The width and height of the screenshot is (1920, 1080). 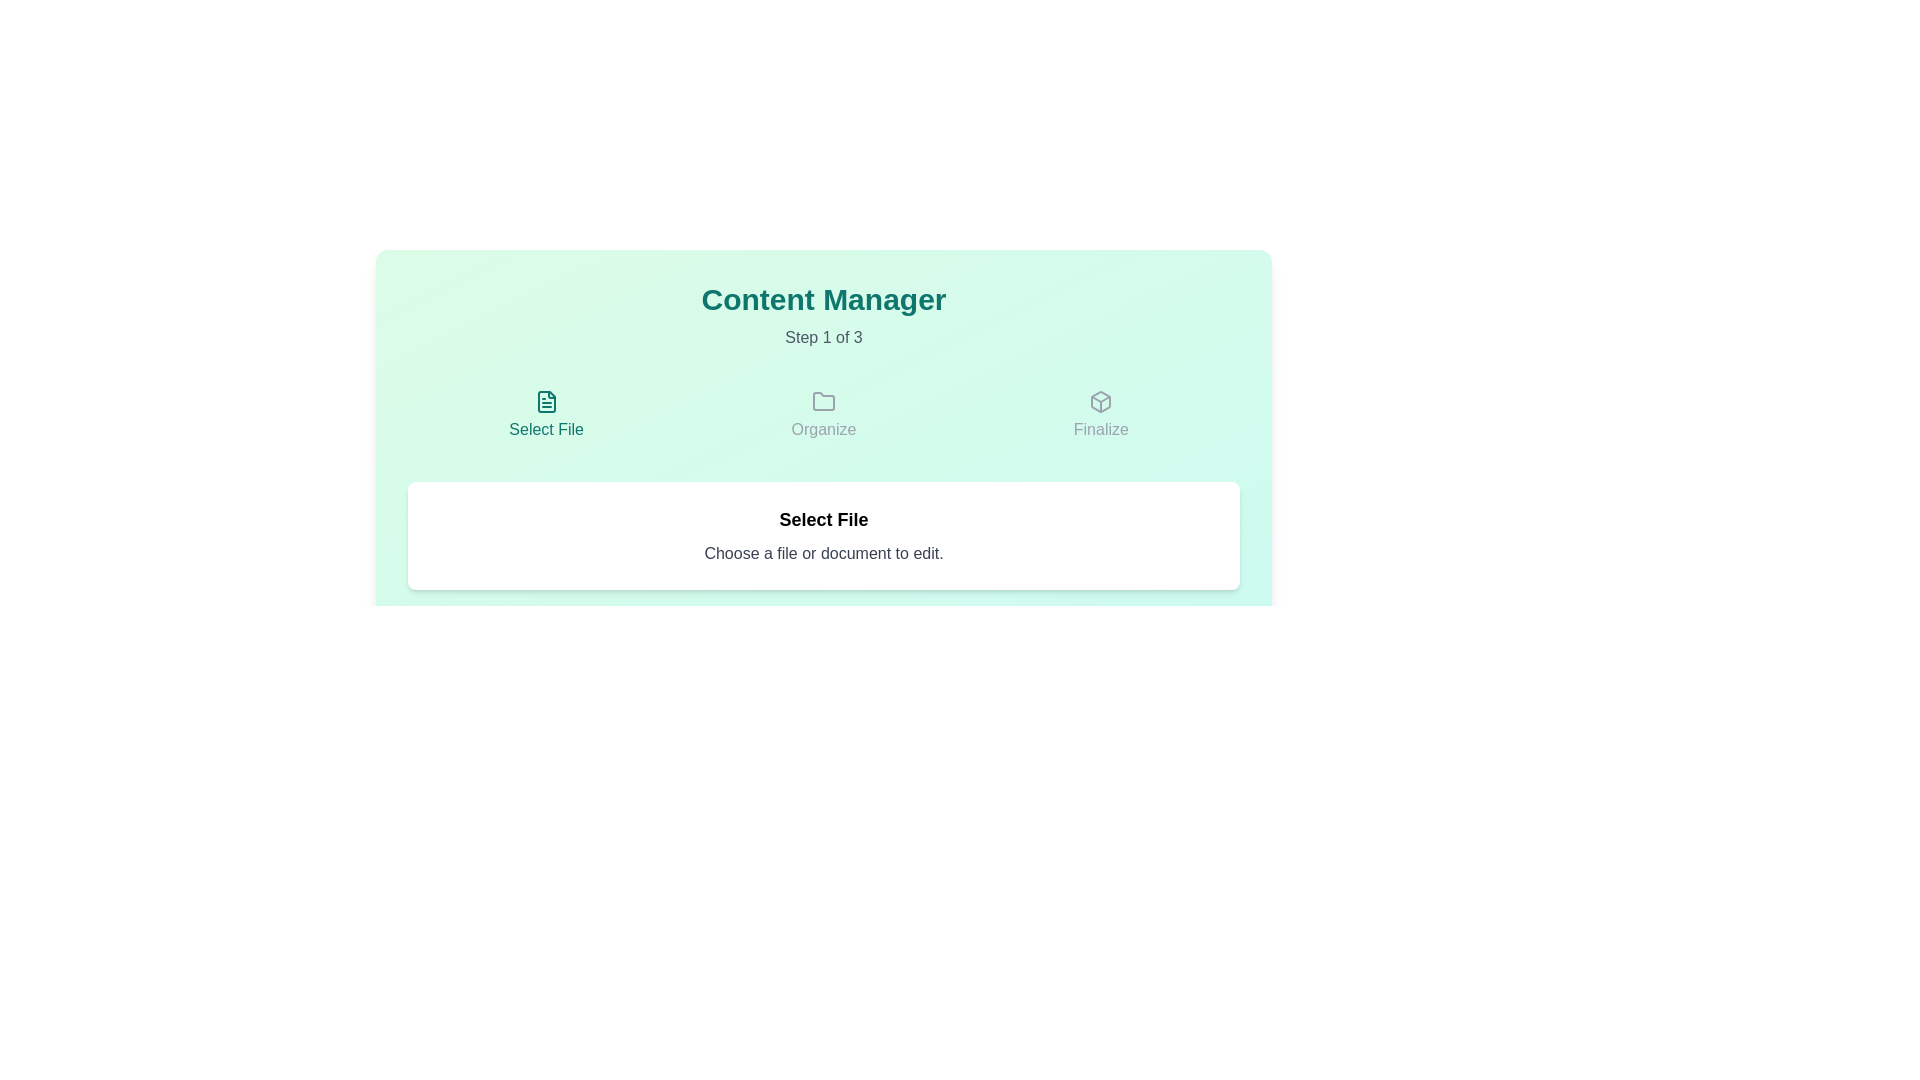 I want to click on the folder icon representing the 'Organize' step in the process, located in the central section of a three-column layout, so click(x=824, y=401).